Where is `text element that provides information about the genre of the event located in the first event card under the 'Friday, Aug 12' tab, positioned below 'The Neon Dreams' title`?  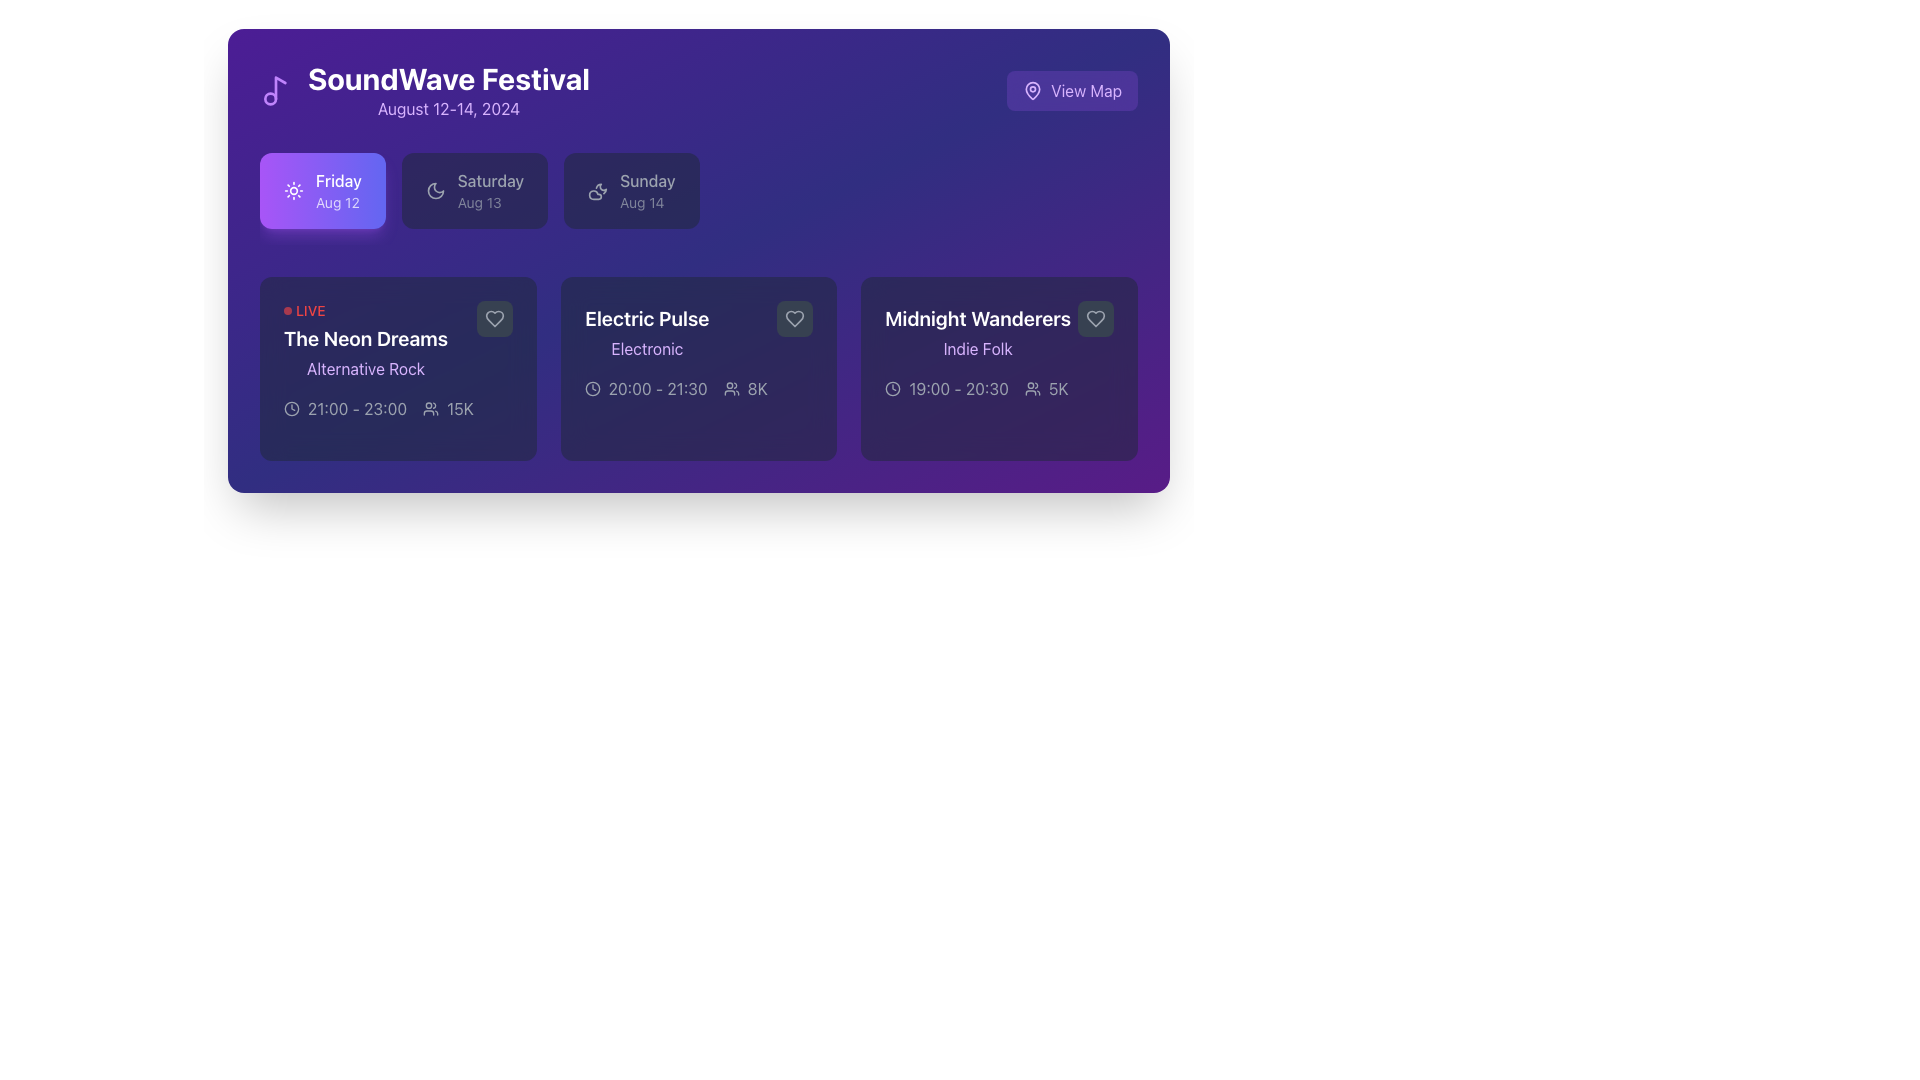 text element that provides information about the genre of the event located in the first event card under the 'Friday, Aug 12' tab, positioned below 'The Neon Dreams' title is located at coordinates (366, 369).